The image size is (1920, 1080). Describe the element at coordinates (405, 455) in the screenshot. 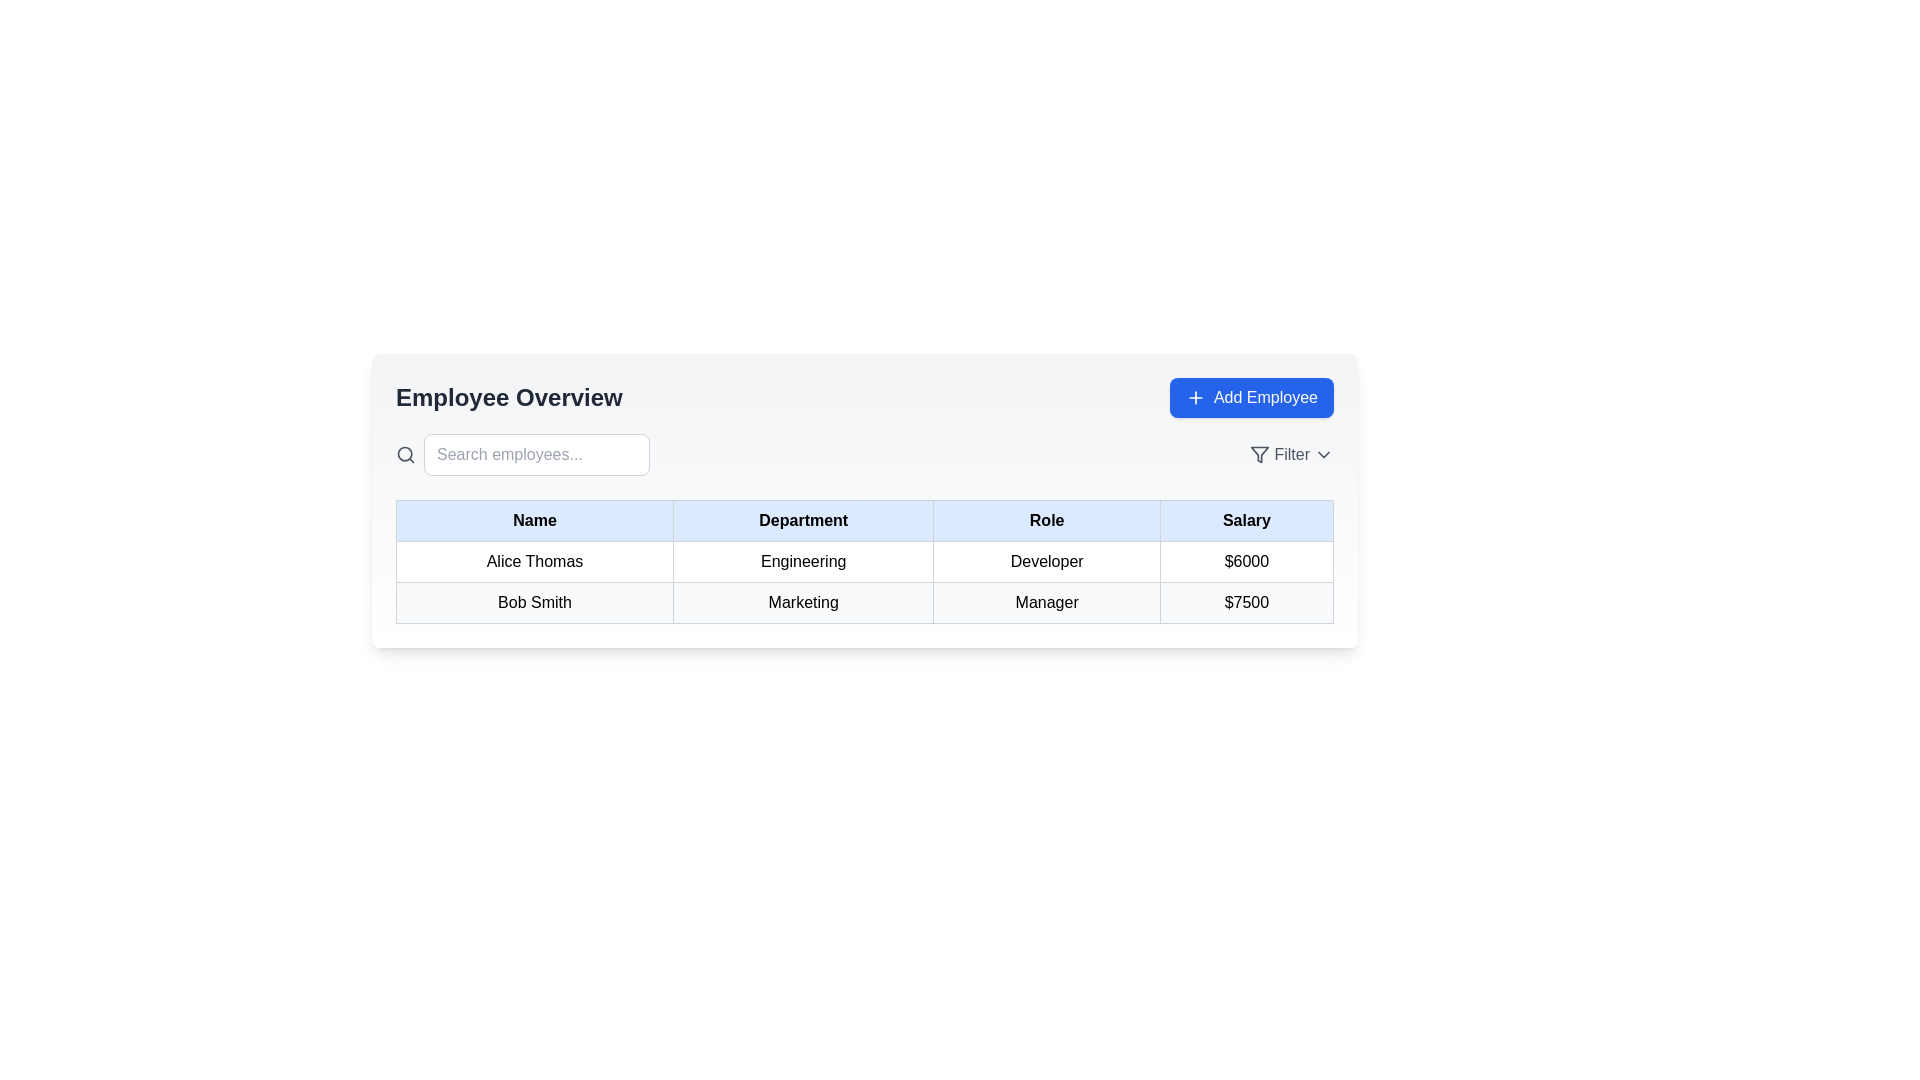

I see `the search icon located on the left side of the search bar in the 'Employee Overview' interface` at that location.